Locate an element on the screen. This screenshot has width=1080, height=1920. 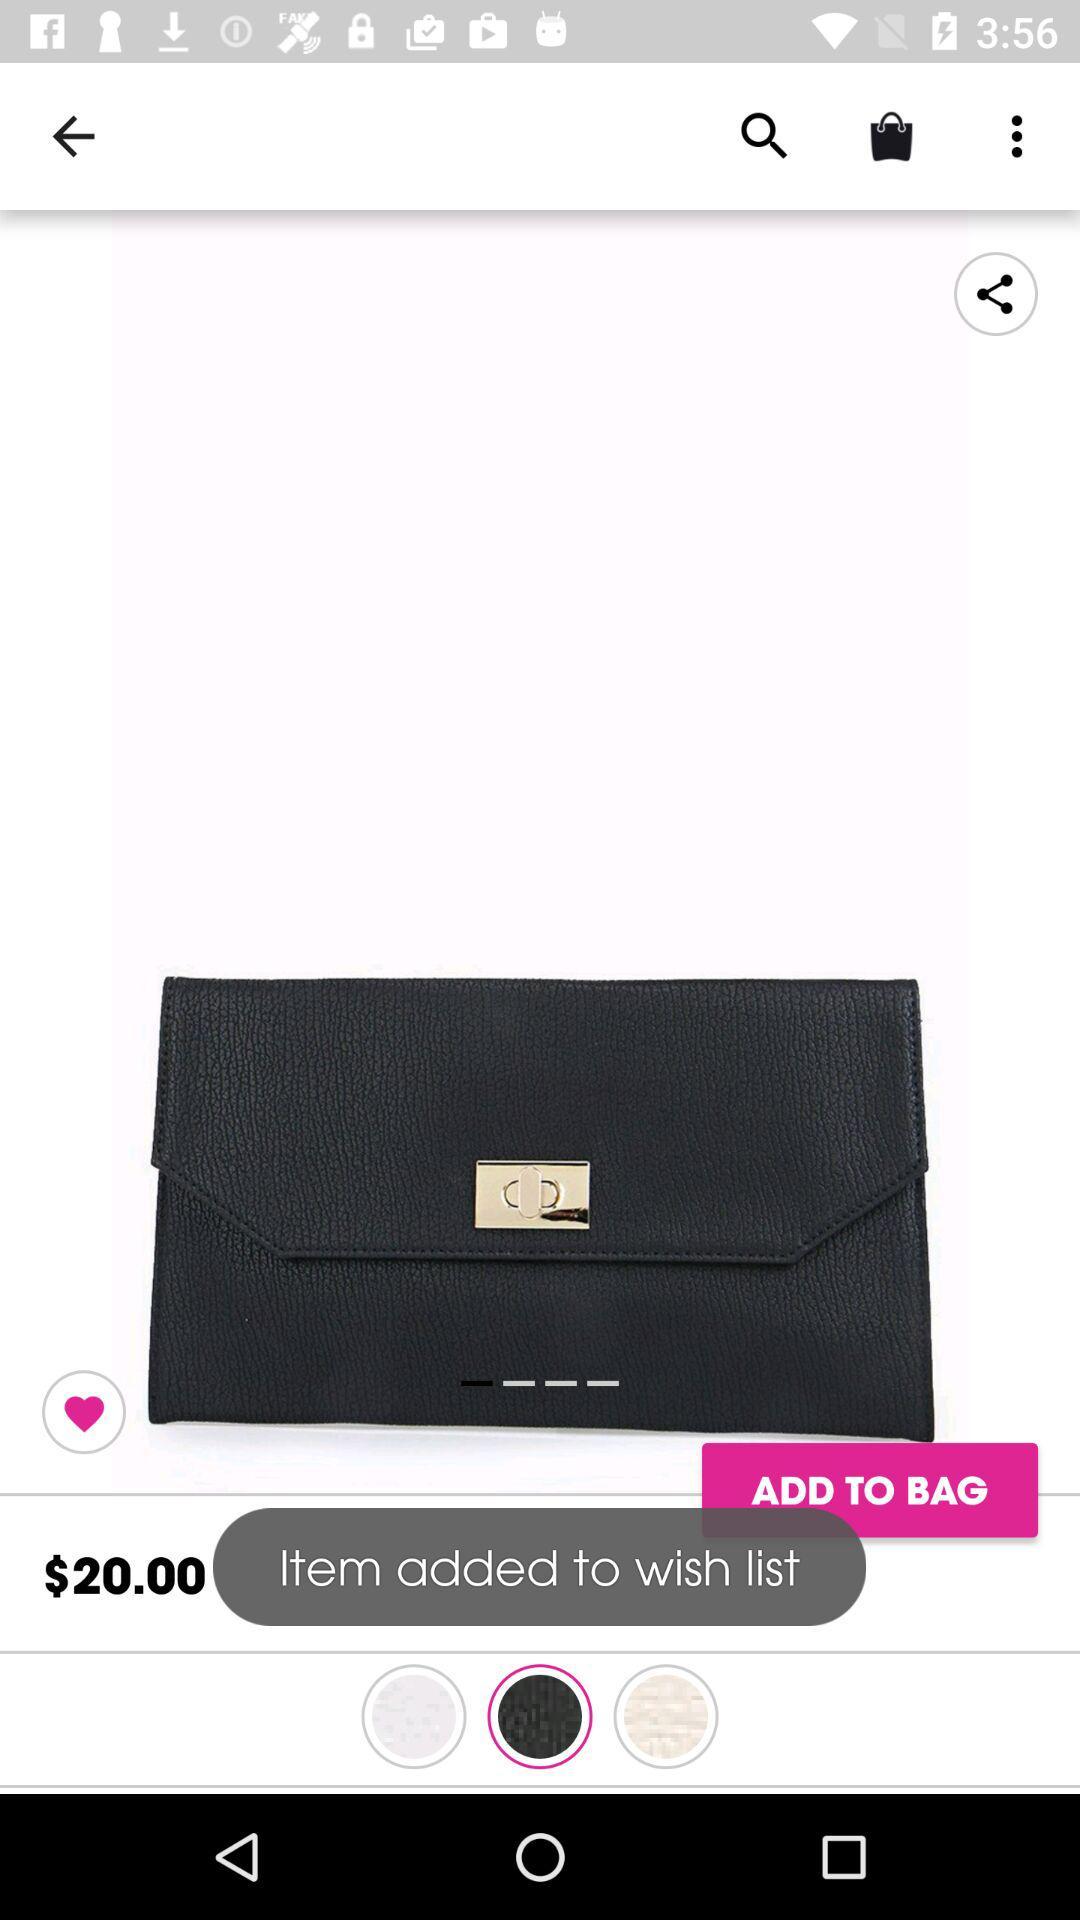
share product is located at coordinates (995, 292).